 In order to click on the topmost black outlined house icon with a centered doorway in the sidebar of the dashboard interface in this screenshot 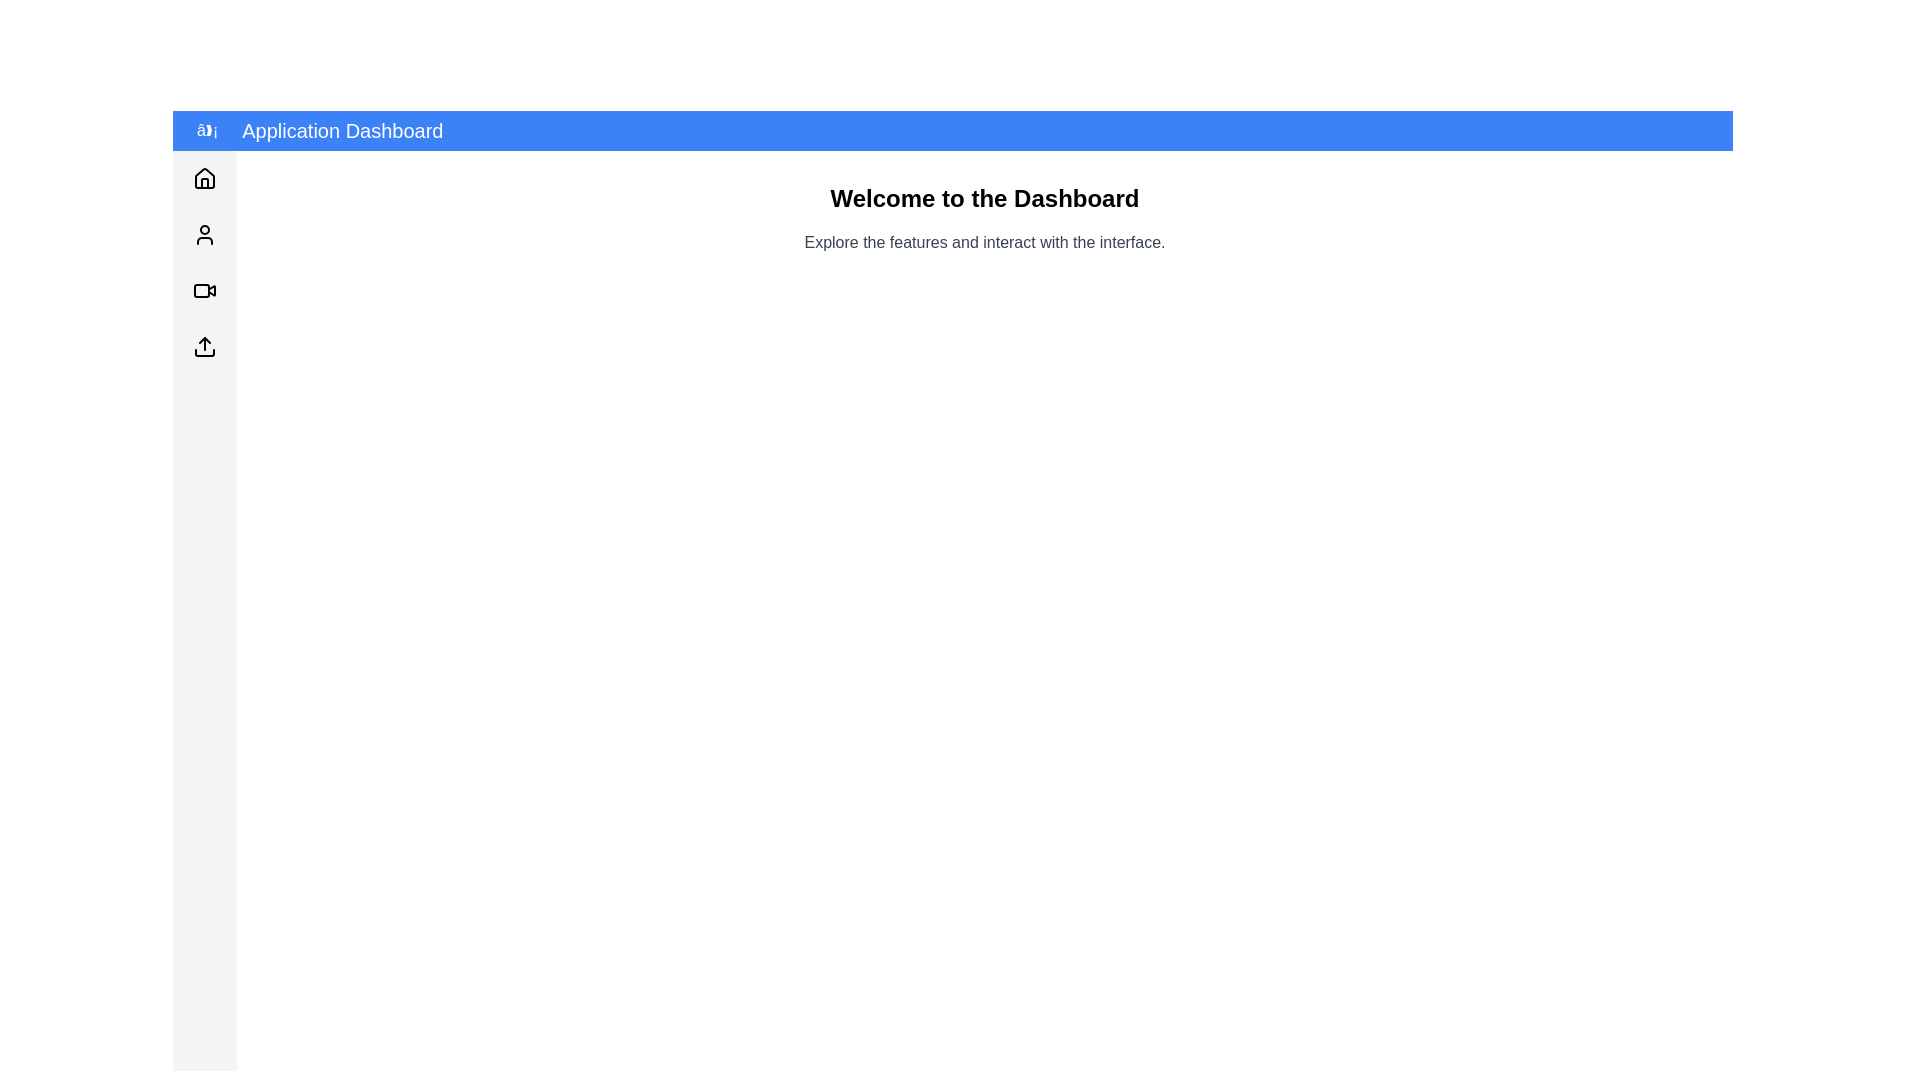, I will do `click(205, 177)`.